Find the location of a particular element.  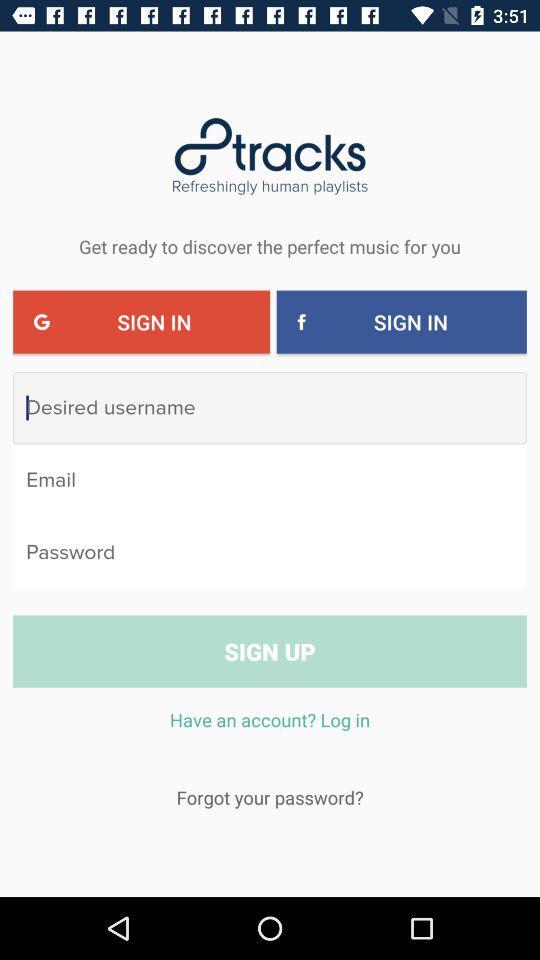

autoplay option is located at coordinates (270, 552).